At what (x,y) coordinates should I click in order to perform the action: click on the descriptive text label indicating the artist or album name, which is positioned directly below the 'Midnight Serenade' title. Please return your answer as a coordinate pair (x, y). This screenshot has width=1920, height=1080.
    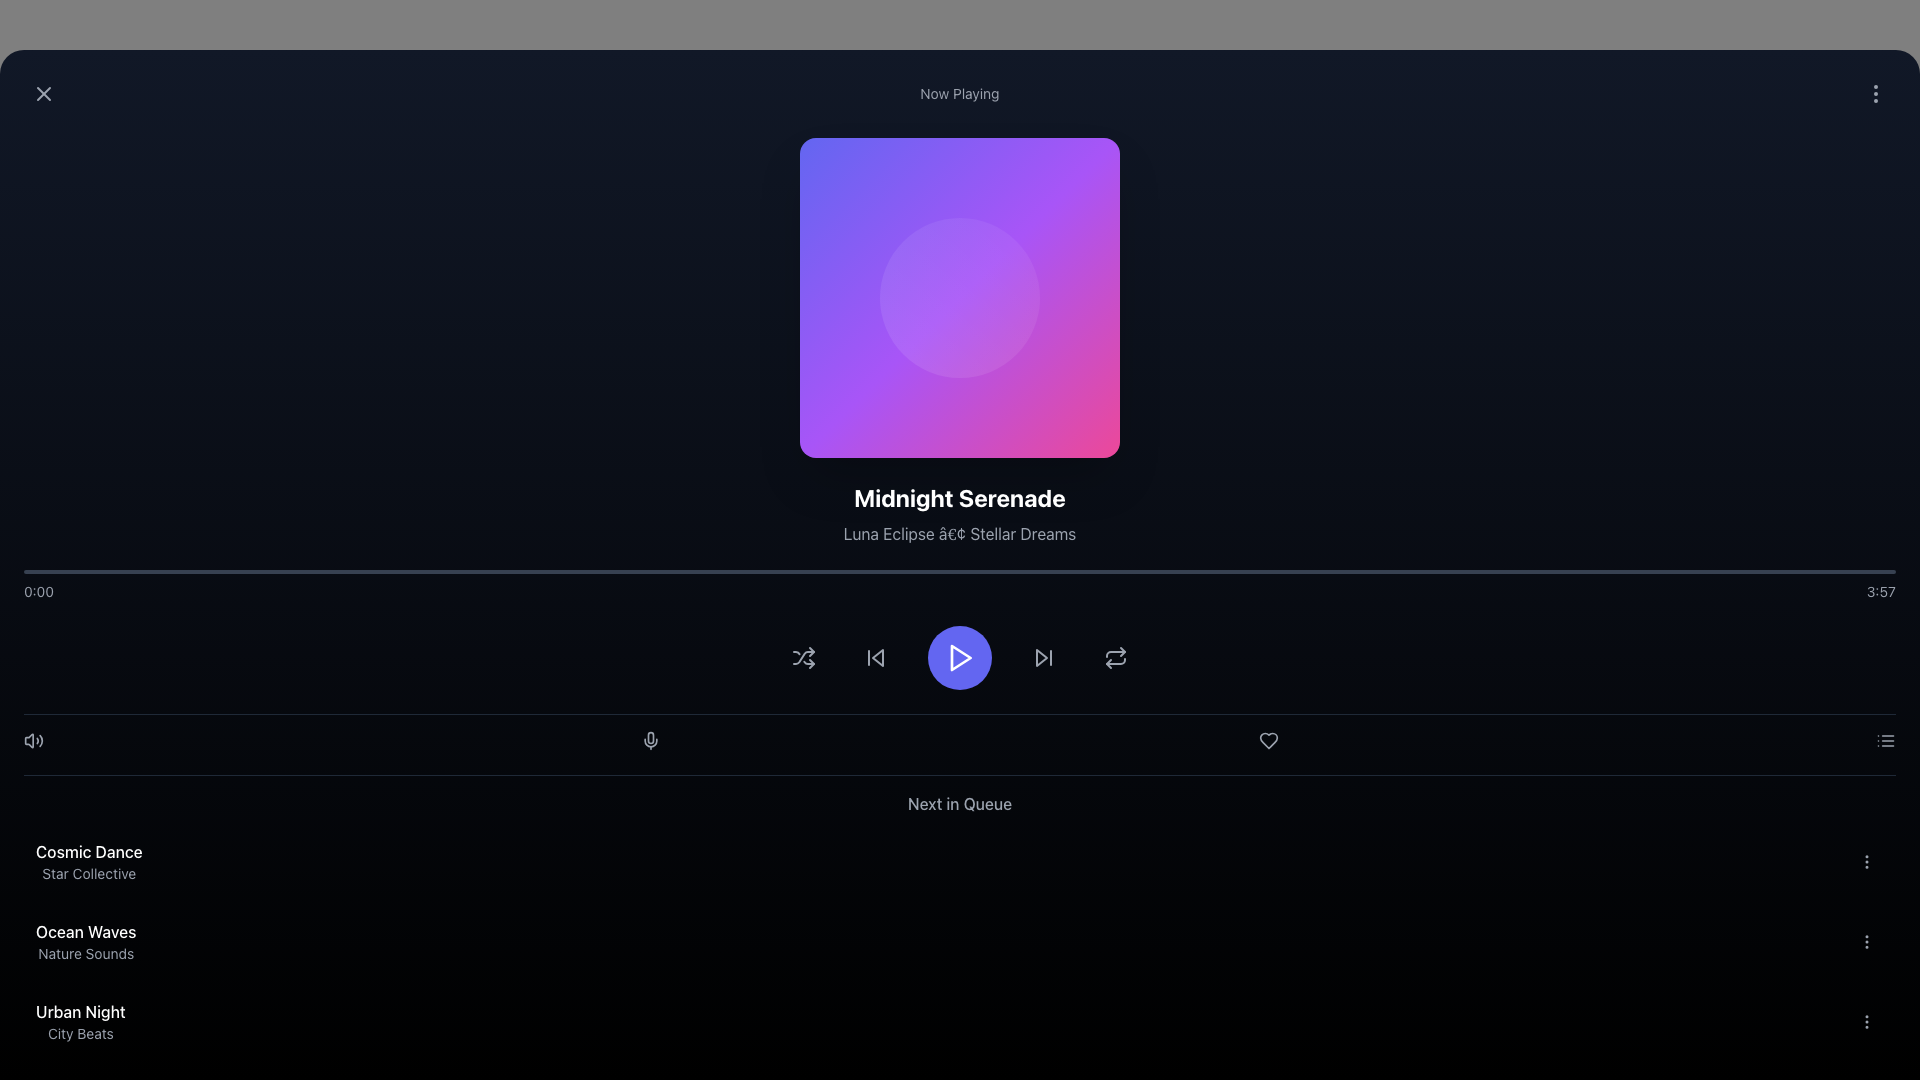
    Looking at the image, I should click on (960, 532).